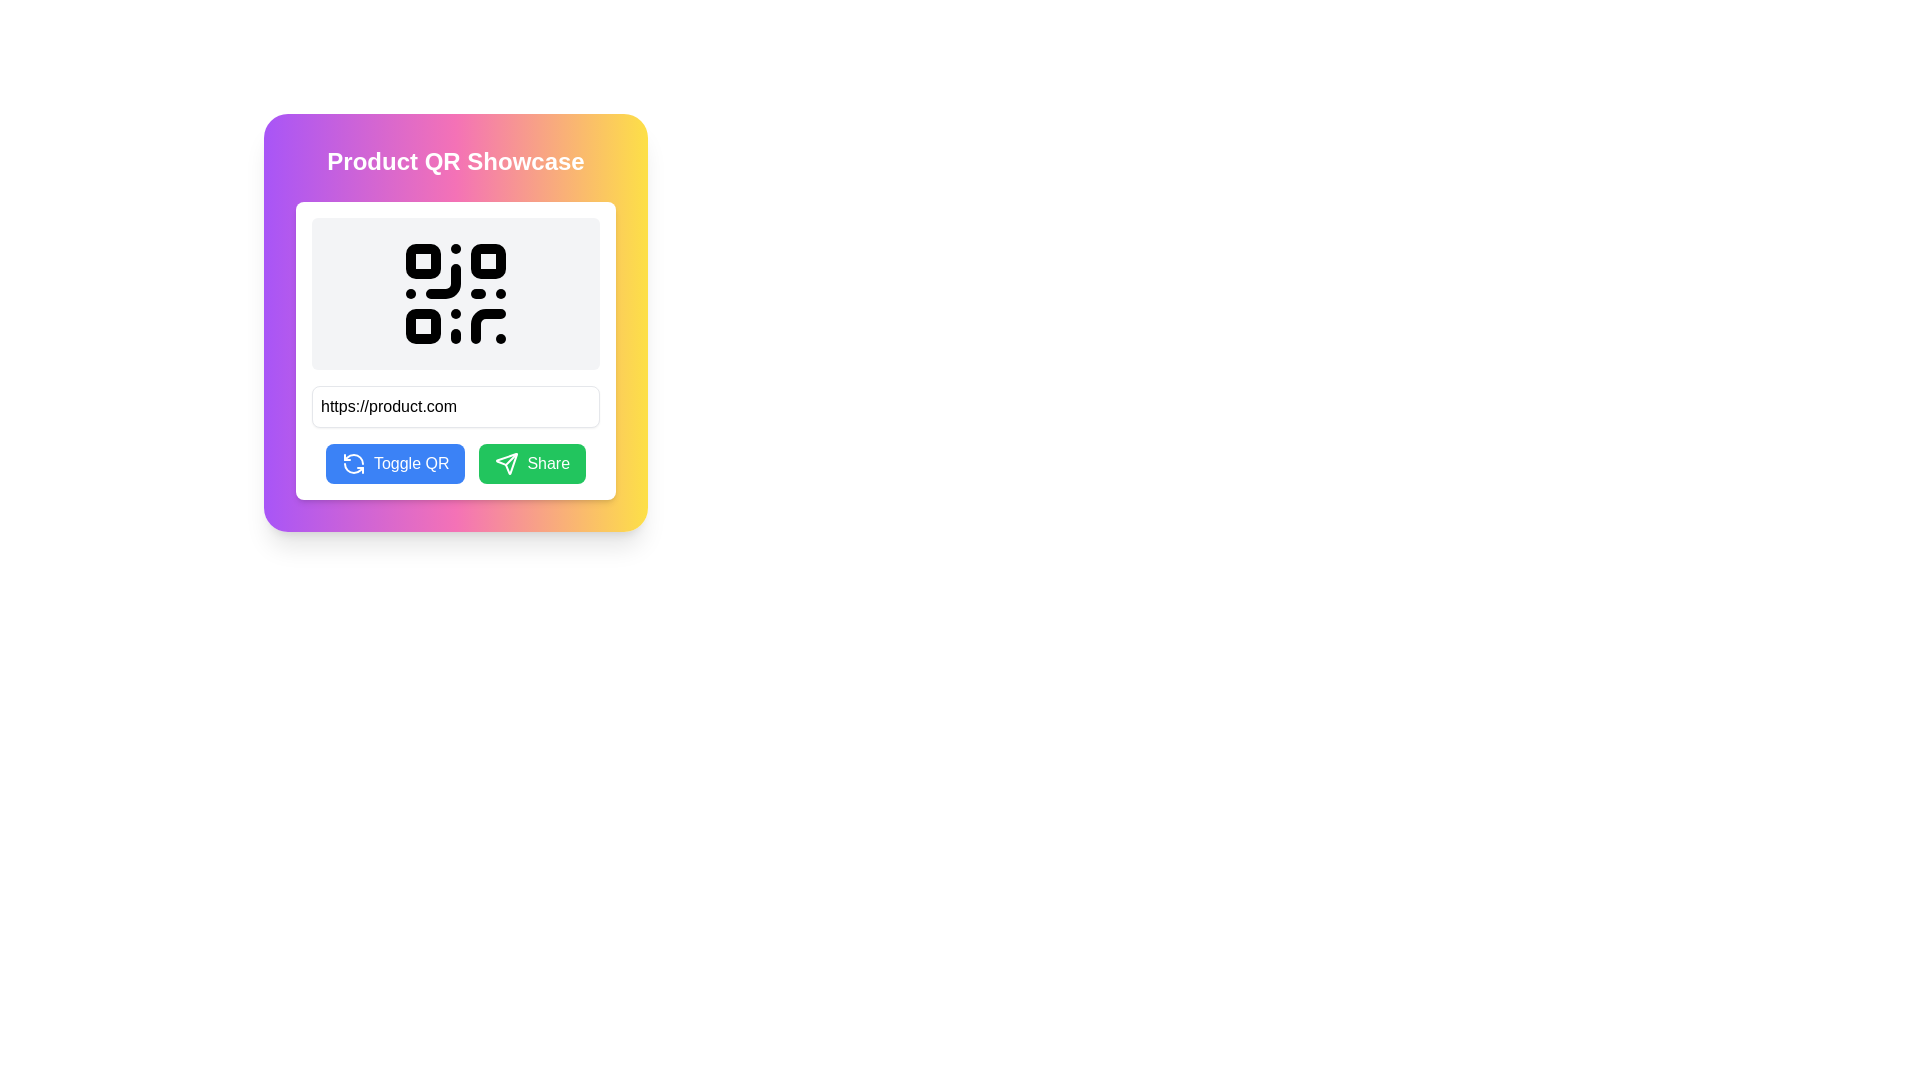 The image size is (1920, 1080). I want to click on the QR code graphic, specifically targeting the curved line that is part of its structure, located near the center of the interface, so click(442, 281).